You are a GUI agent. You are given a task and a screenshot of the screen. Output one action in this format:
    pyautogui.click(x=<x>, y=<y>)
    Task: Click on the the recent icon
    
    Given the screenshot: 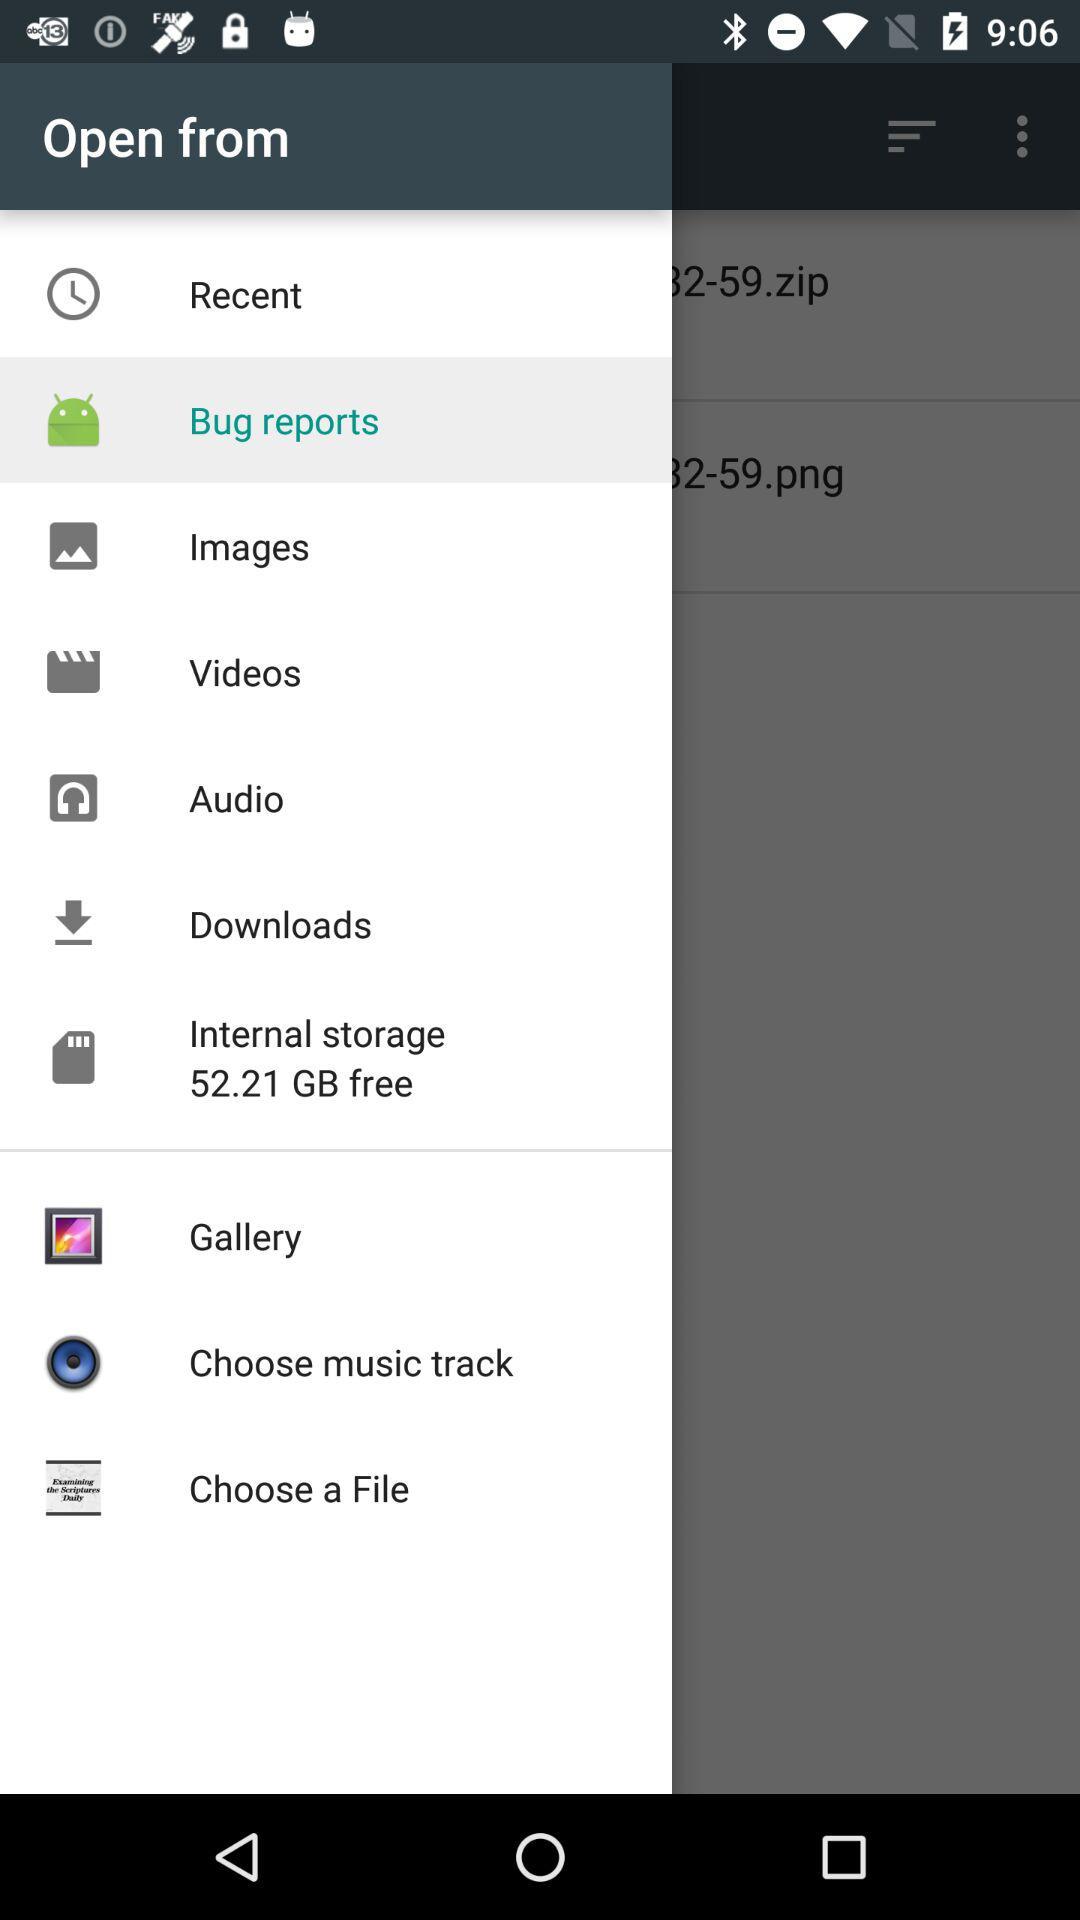 What is the action you would take?
    pyautogui.click(x=72, y=293)
    